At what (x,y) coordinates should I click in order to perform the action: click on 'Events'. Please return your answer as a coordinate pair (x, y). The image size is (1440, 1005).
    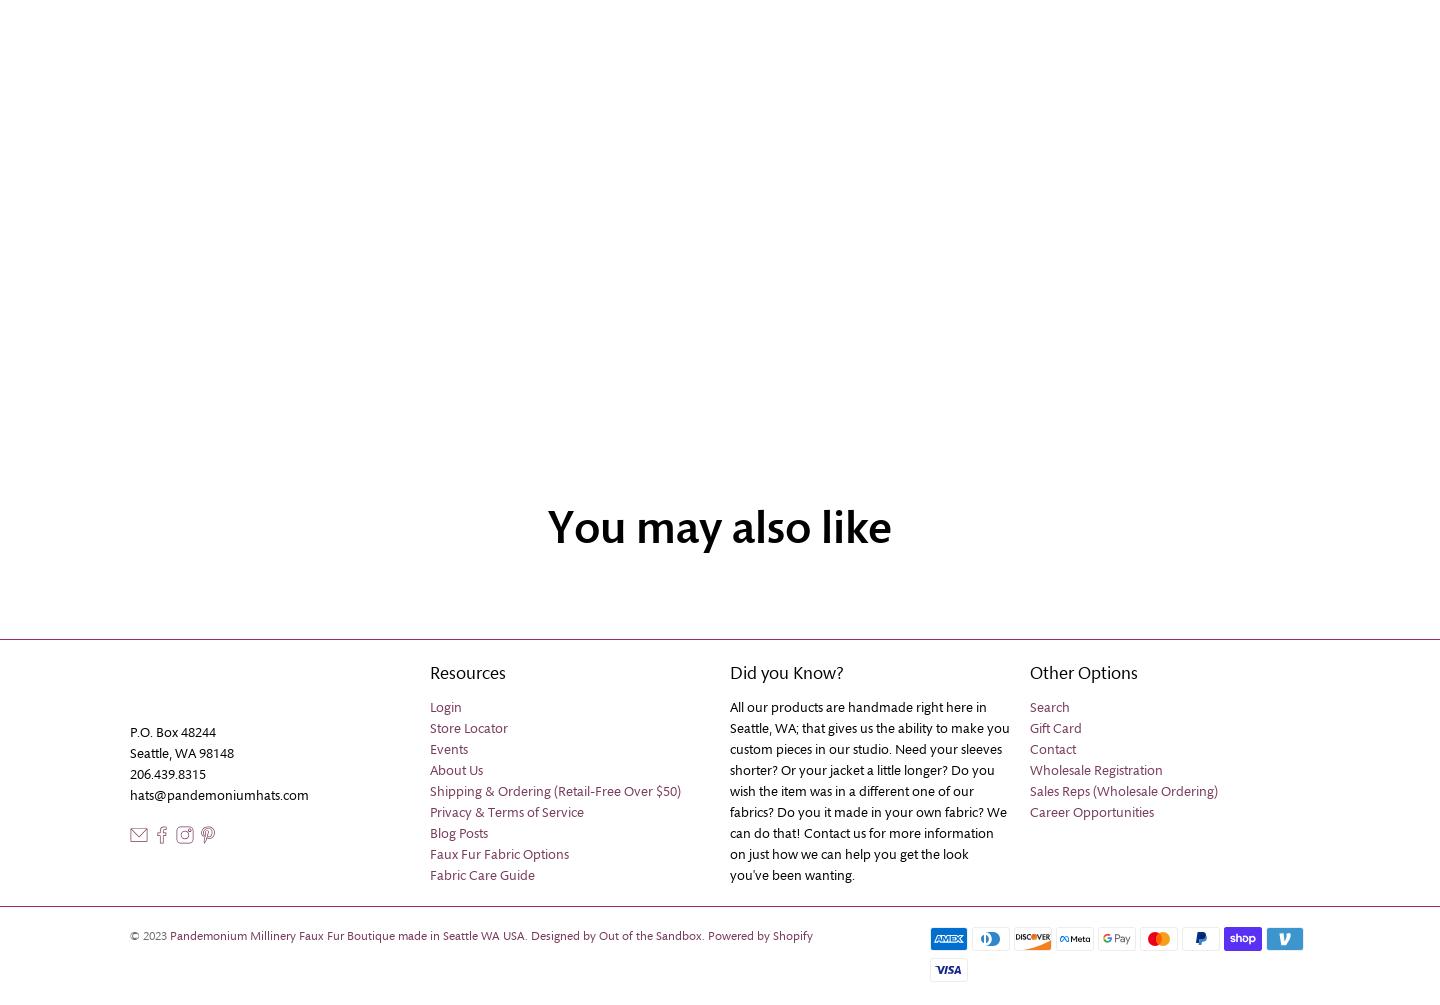
    Looking at the image, I should click on (448, 749).